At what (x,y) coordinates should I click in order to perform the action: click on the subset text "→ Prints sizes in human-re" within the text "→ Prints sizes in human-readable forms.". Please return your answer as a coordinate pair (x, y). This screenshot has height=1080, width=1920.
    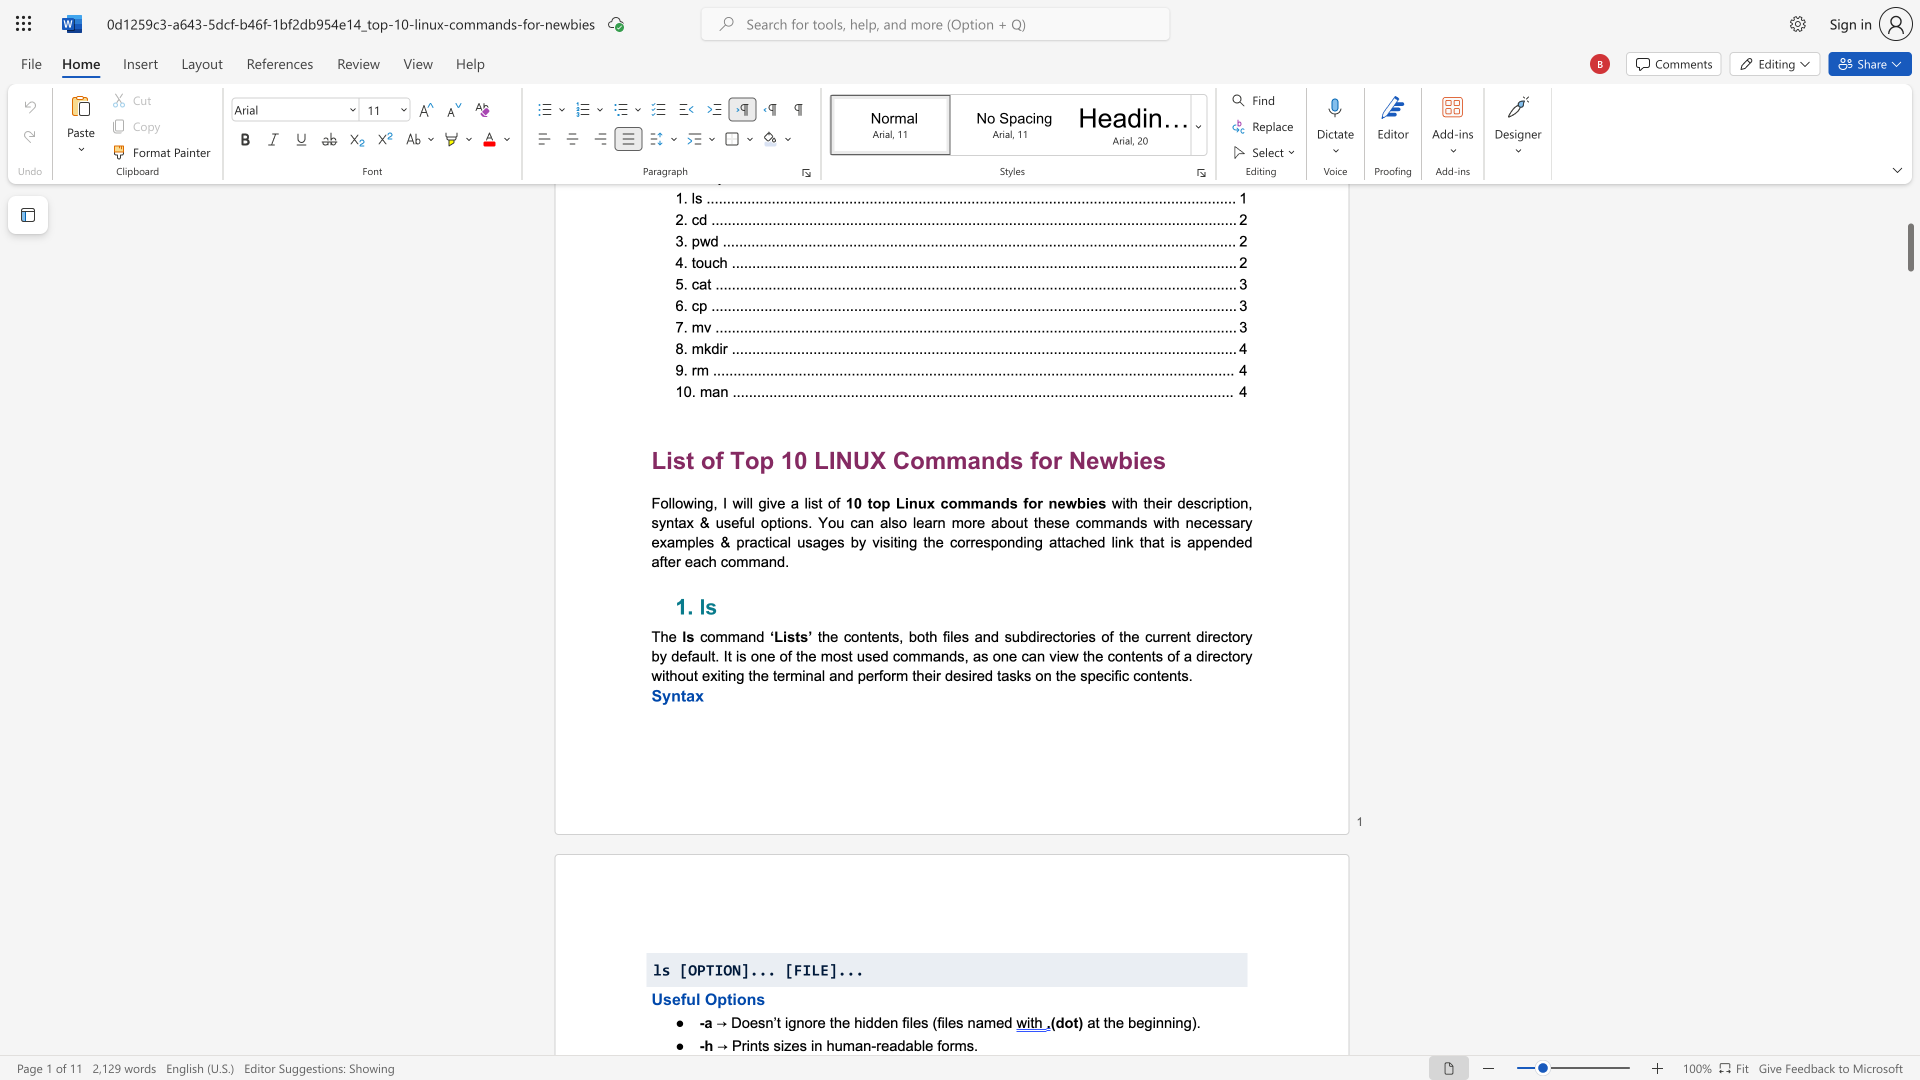
    Looking at the image, I should click on (717, 1044).